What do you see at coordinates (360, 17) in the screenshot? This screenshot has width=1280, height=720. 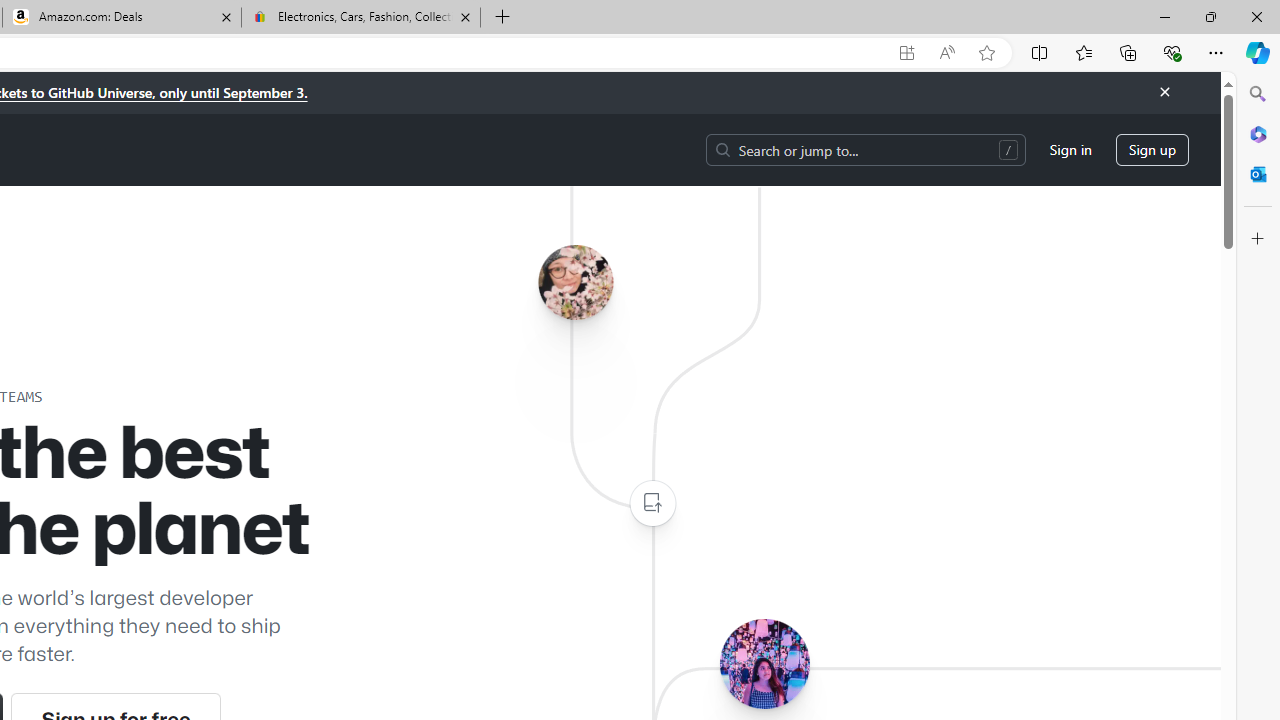 I see `'Electronics, Cars, Fashion, Collectibles & More | eBay'` at bounding box center [360, 17].